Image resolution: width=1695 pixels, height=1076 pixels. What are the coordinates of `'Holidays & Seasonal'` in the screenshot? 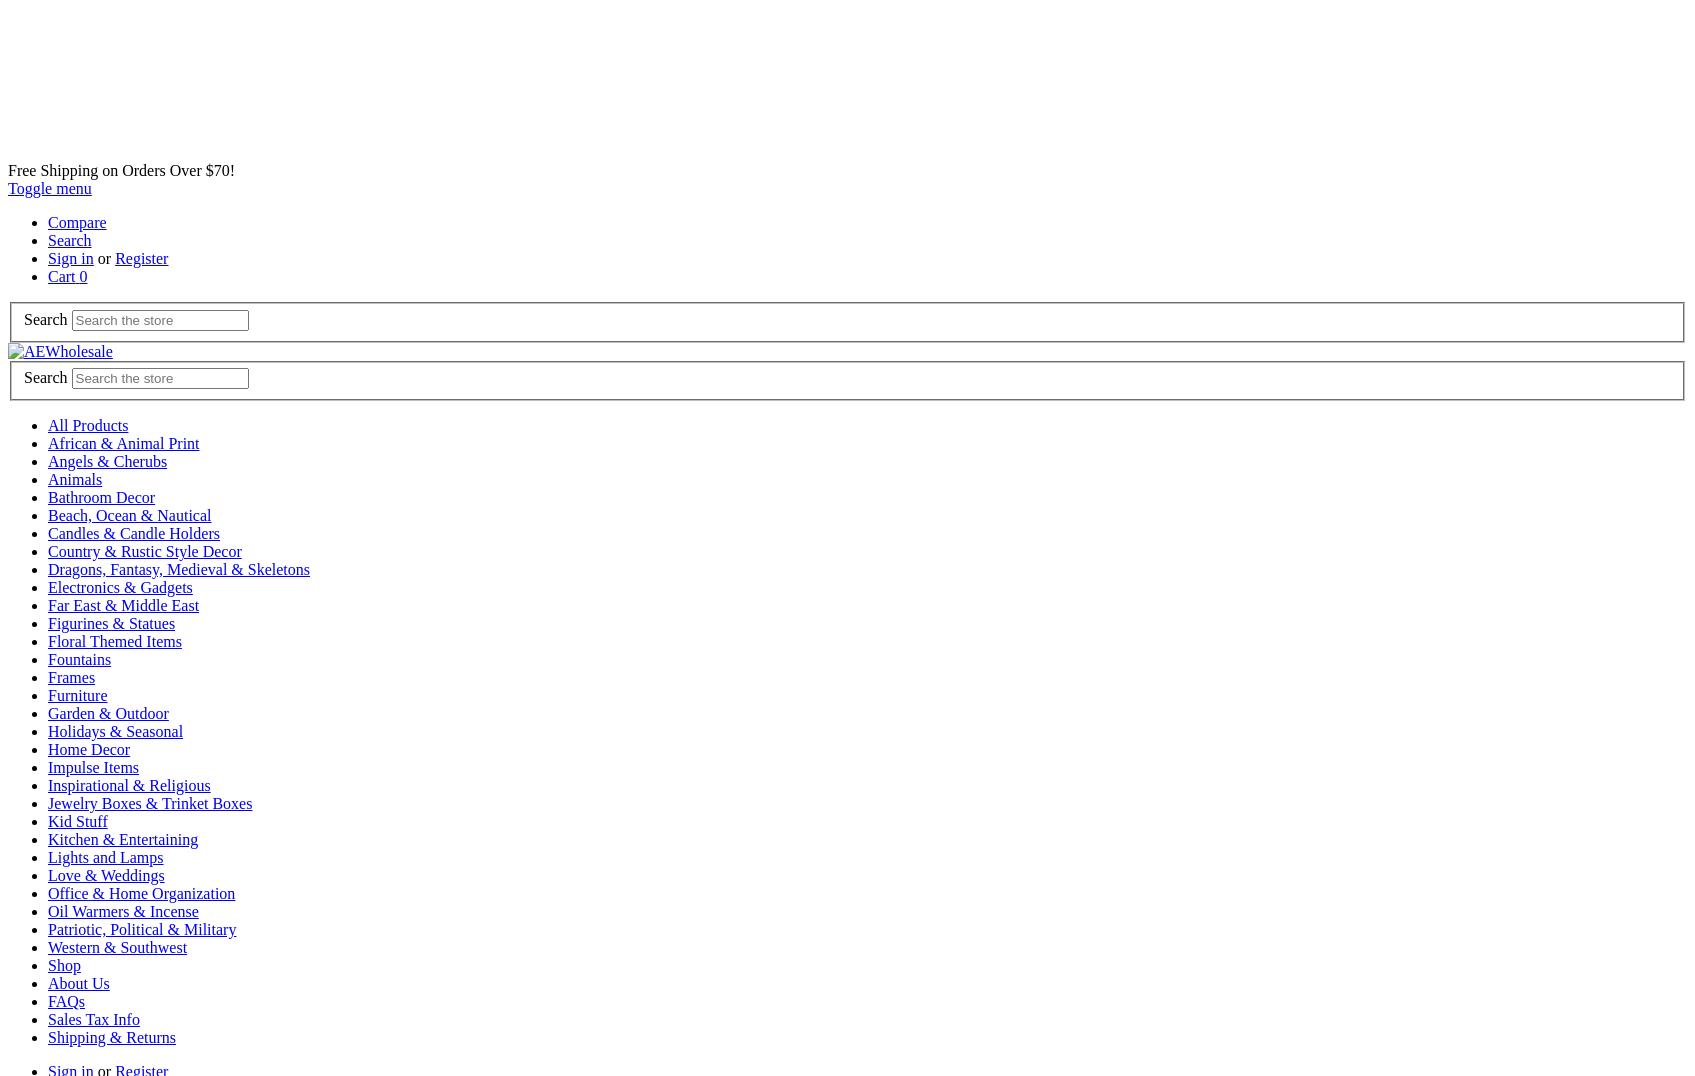 It's located at (114, 730).